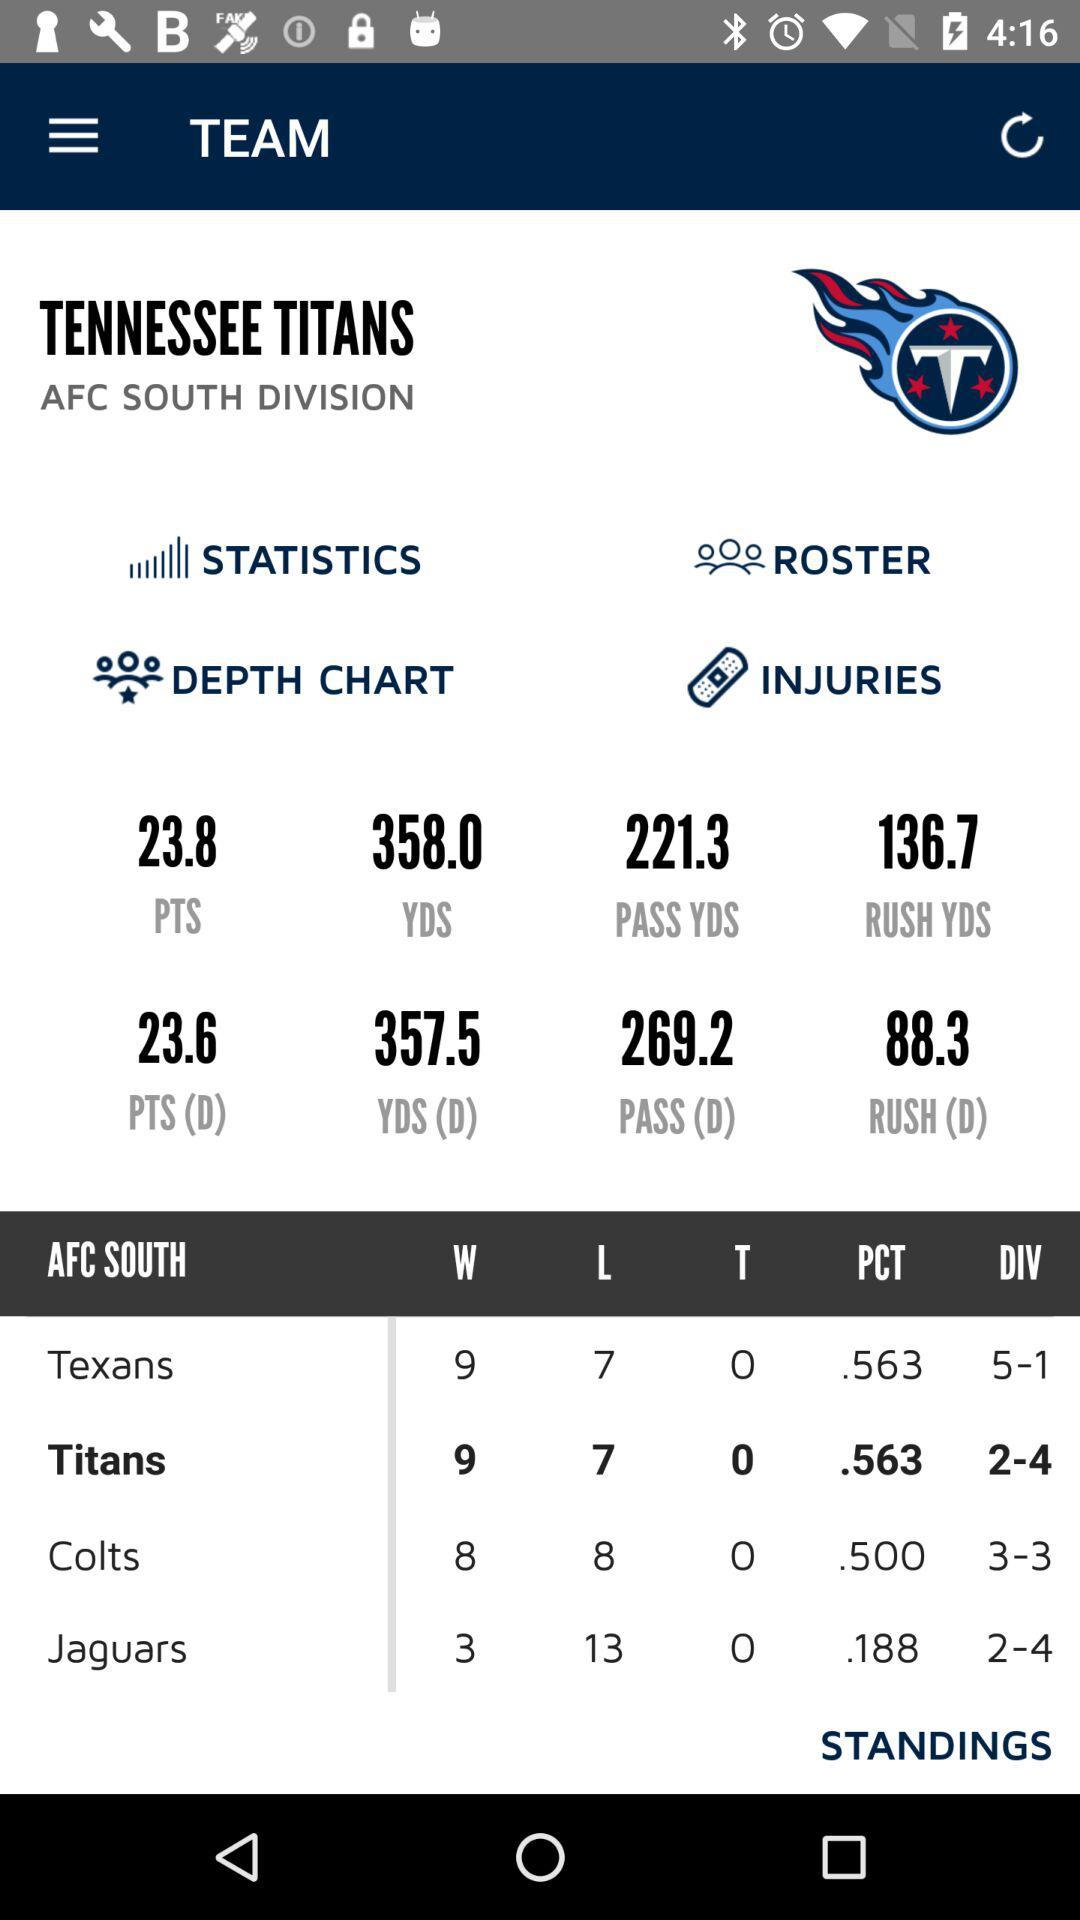  What do you see at coordinates (742, 1262) in the screenshot?
I see `the icon to the right of l` at bounding box center [742, 1262].